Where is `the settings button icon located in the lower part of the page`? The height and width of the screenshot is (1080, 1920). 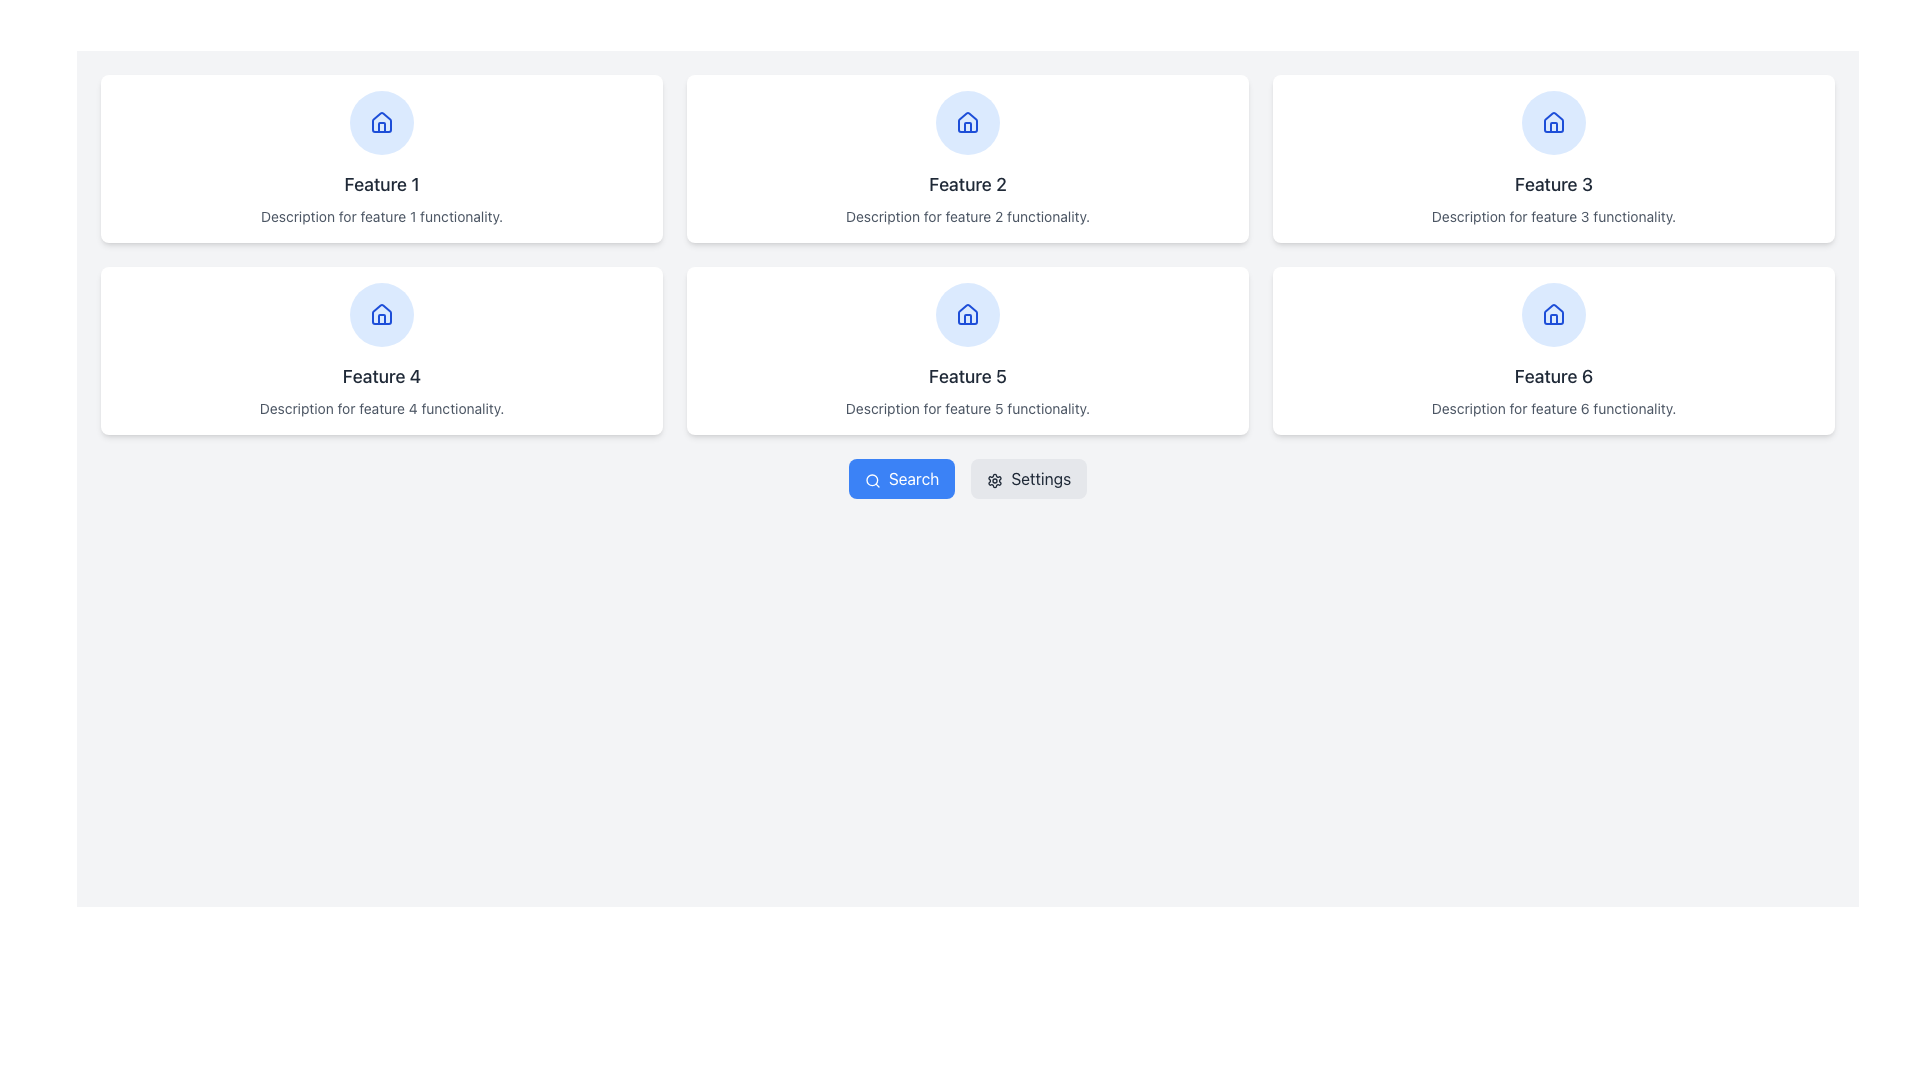 the settings button icon located in the lower part of the page is located at coordinates (995, 480).